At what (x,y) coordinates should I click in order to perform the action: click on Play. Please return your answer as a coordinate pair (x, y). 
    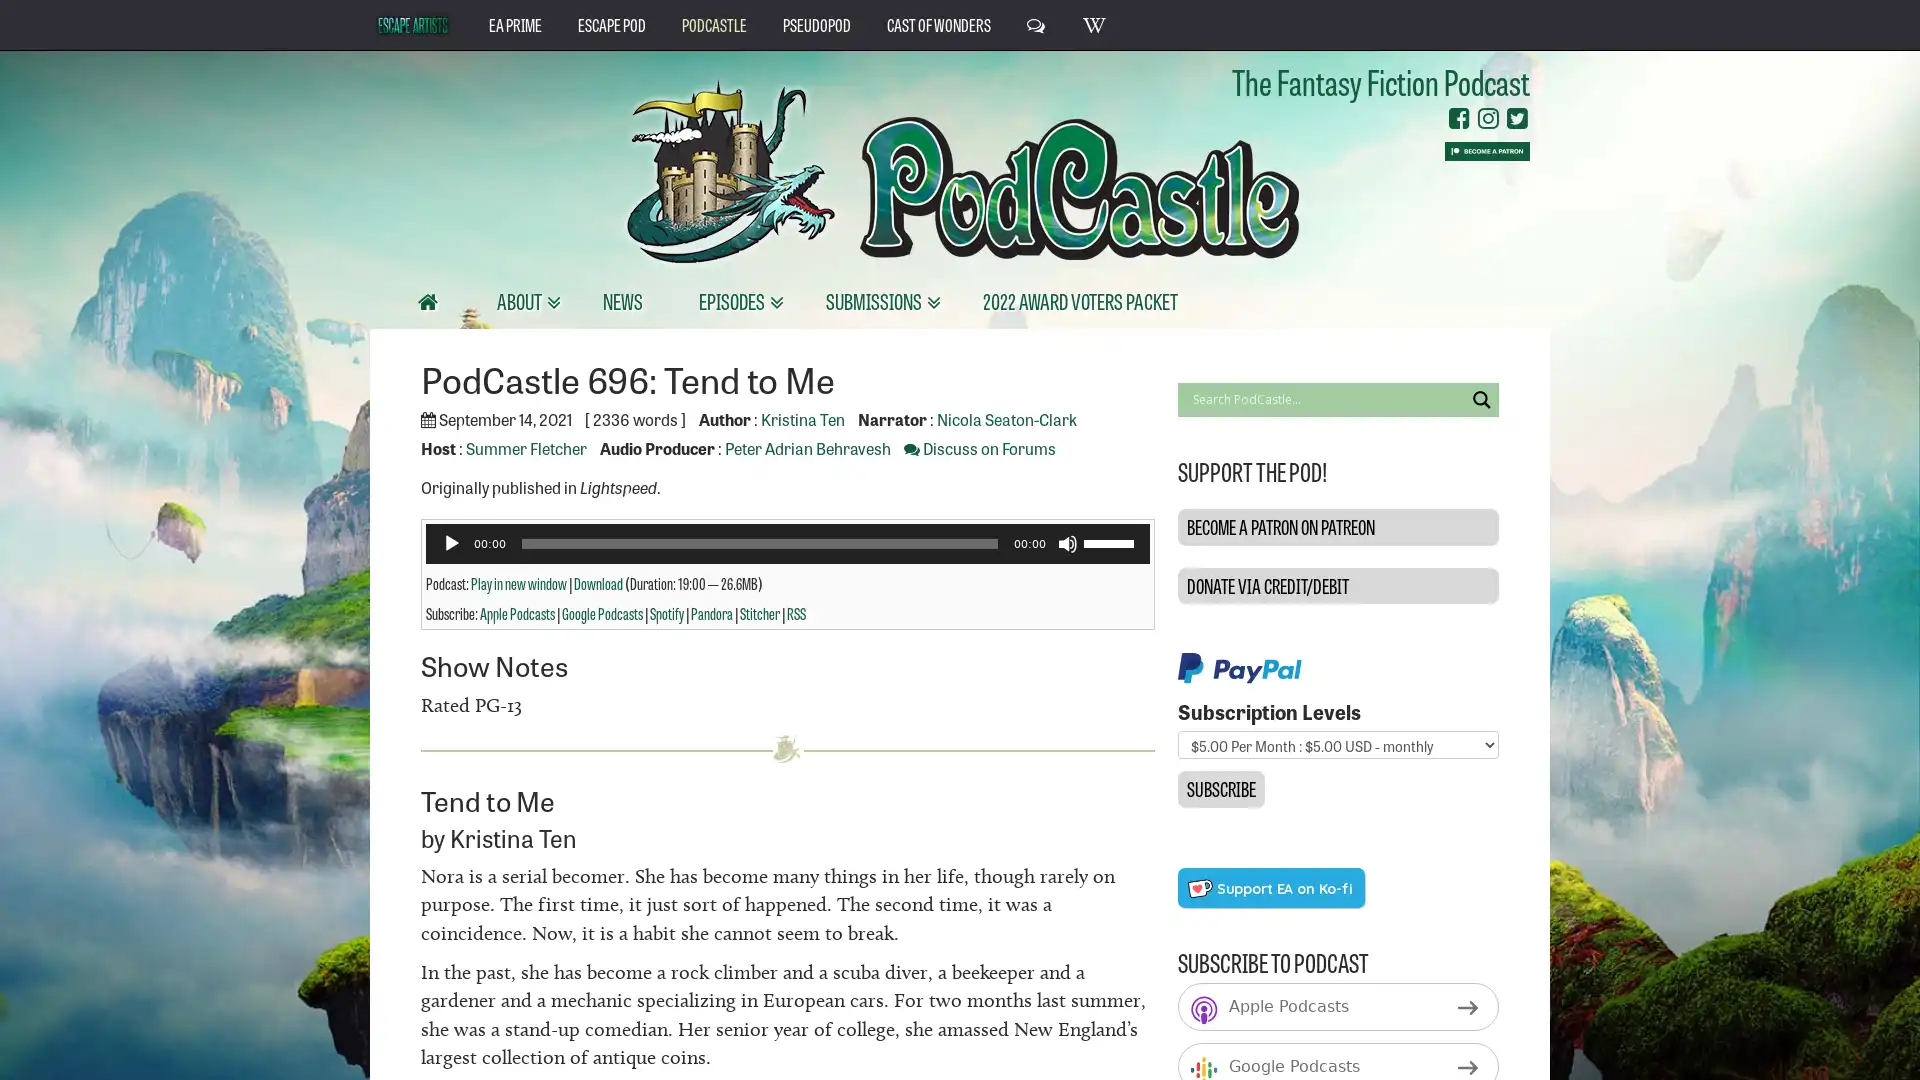
    Looking at the image, I should click on (450, 543).